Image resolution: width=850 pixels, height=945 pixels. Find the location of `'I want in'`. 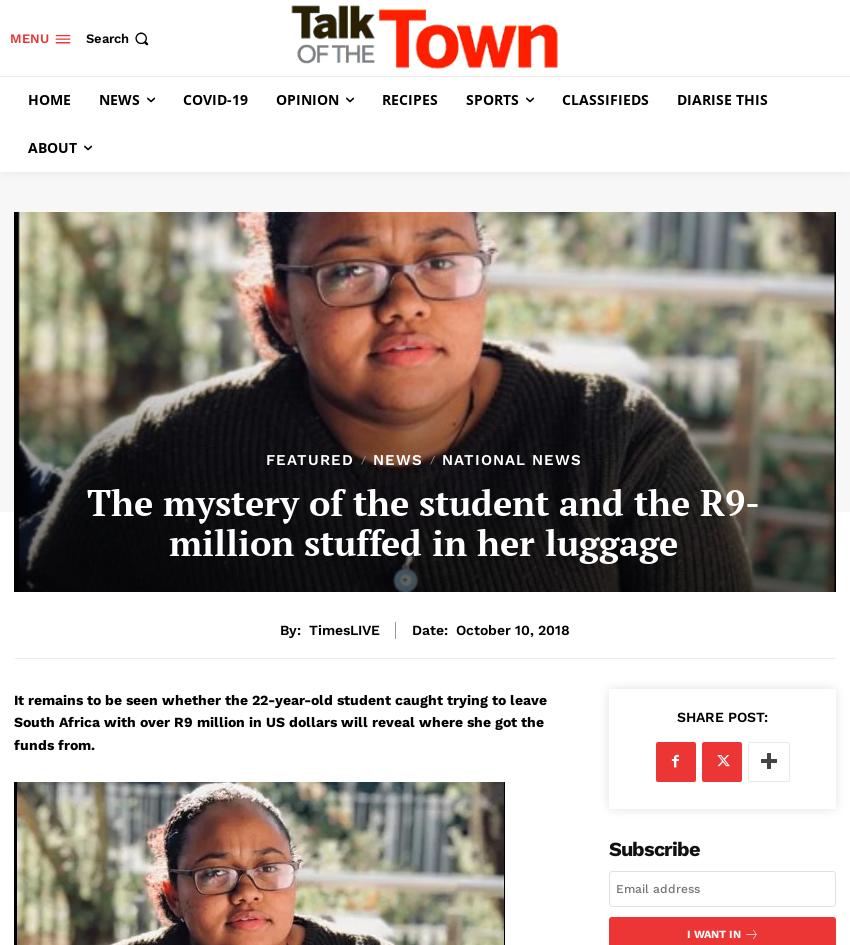

'I want in' is located at coordinates (711, 932).